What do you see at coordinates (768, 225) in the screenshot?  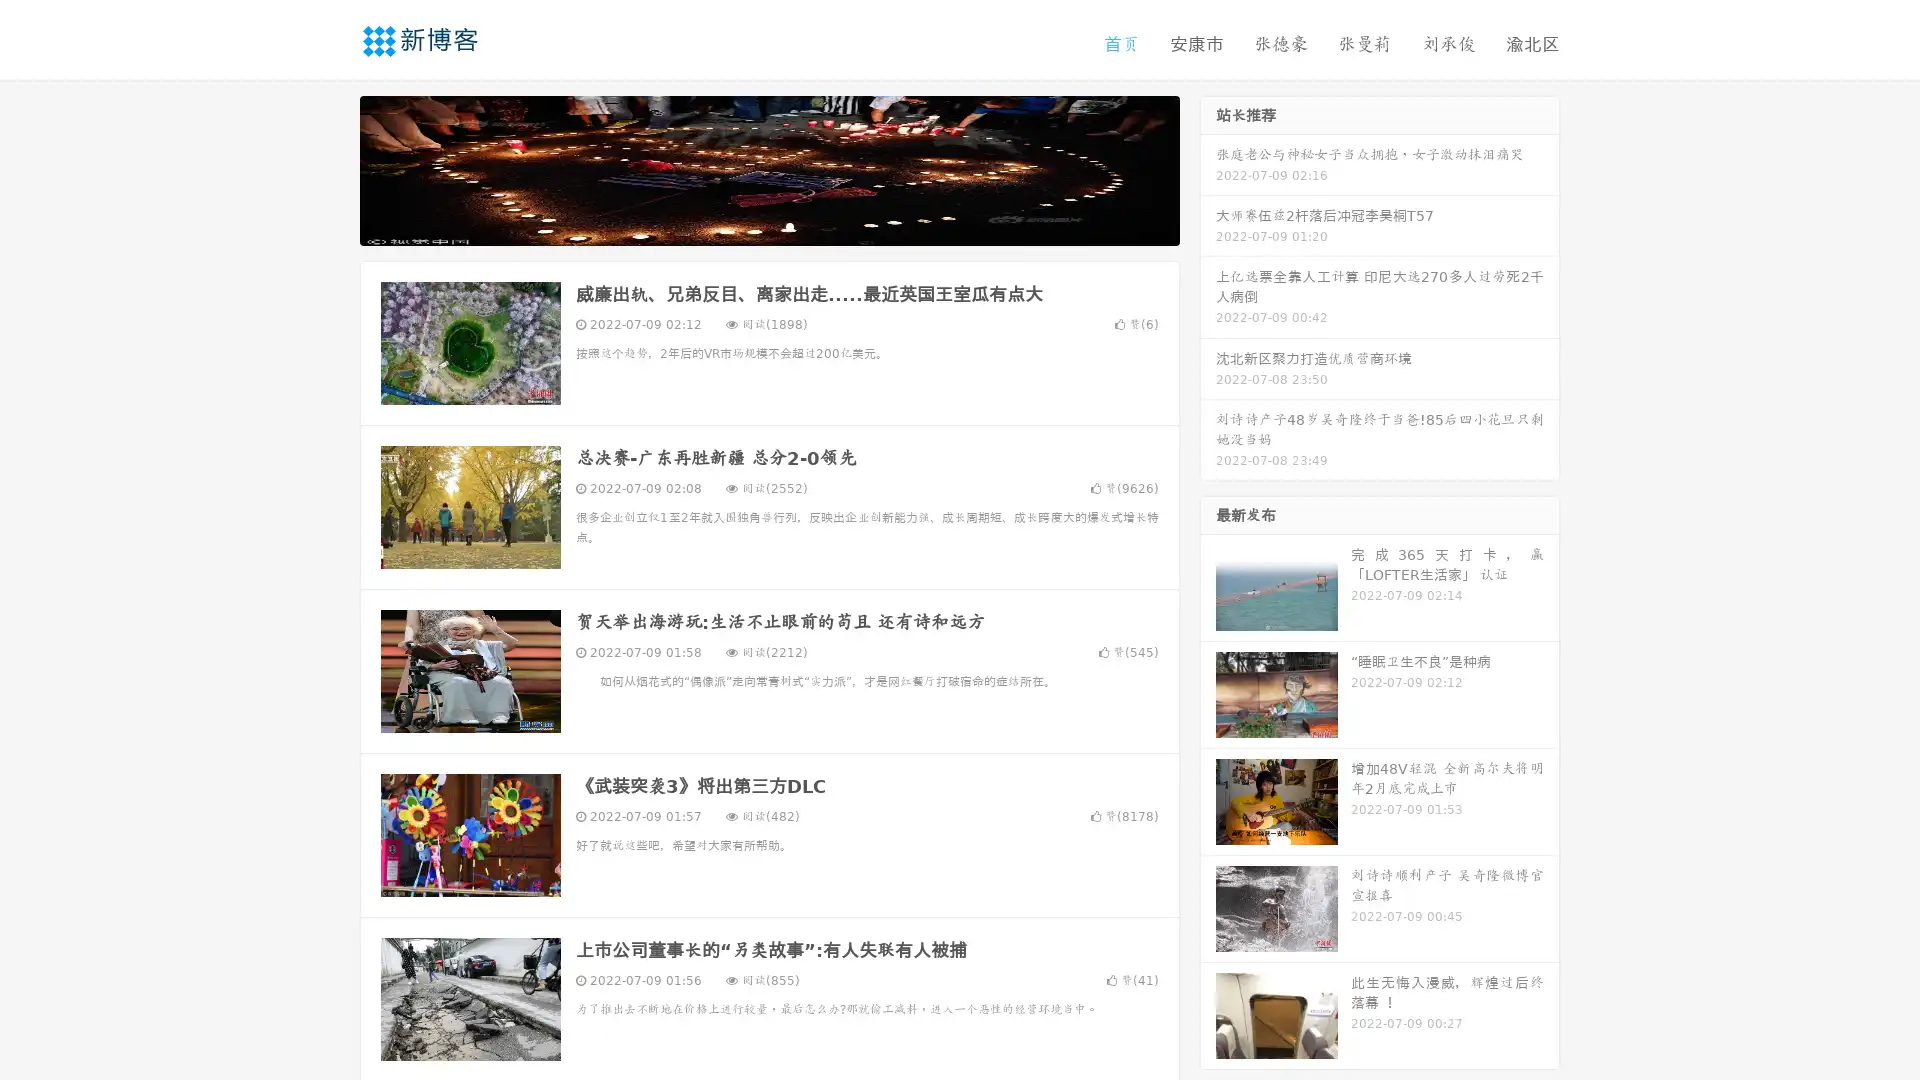 I see `Go to slide 2` at bounding box center [768, 225].